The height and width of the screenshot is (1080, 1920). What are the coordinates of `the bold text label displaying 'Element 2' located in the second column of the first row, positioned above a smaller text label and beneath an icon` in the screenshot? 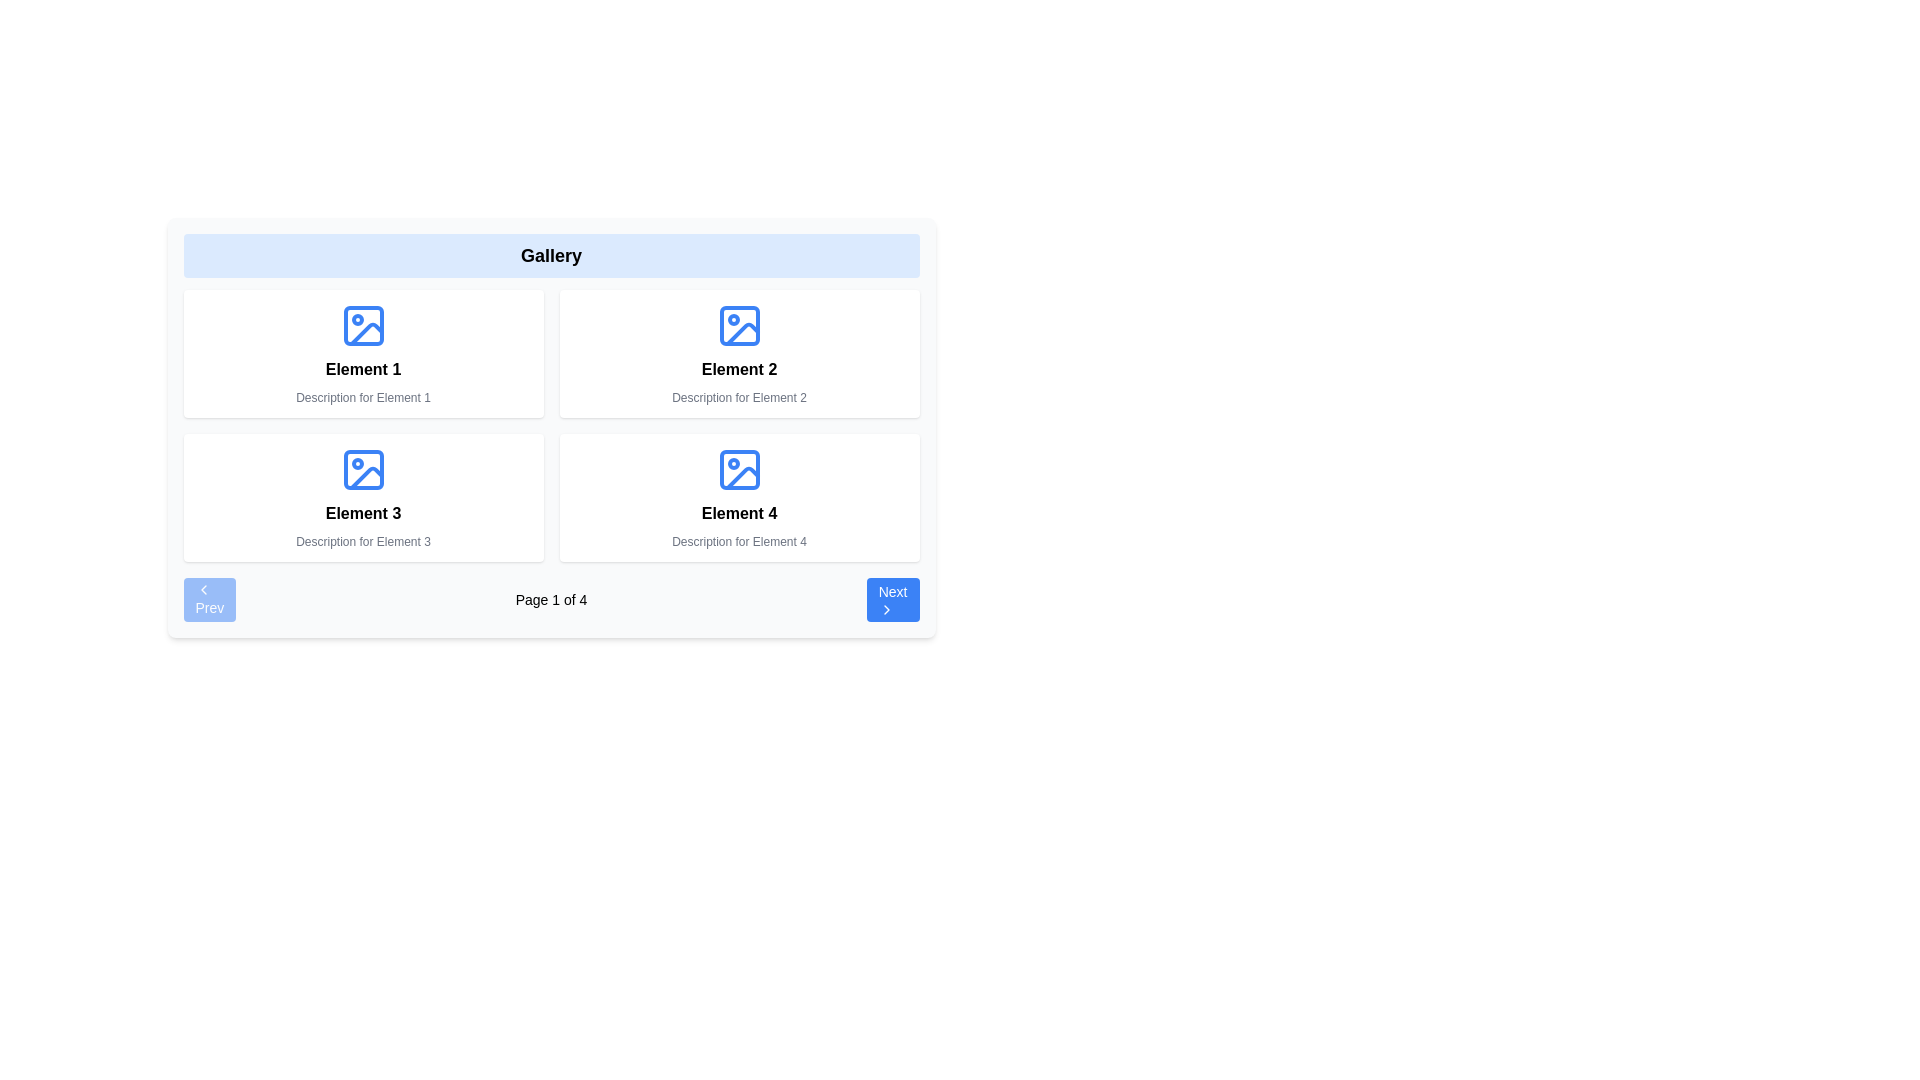 It's located at (738, 370).